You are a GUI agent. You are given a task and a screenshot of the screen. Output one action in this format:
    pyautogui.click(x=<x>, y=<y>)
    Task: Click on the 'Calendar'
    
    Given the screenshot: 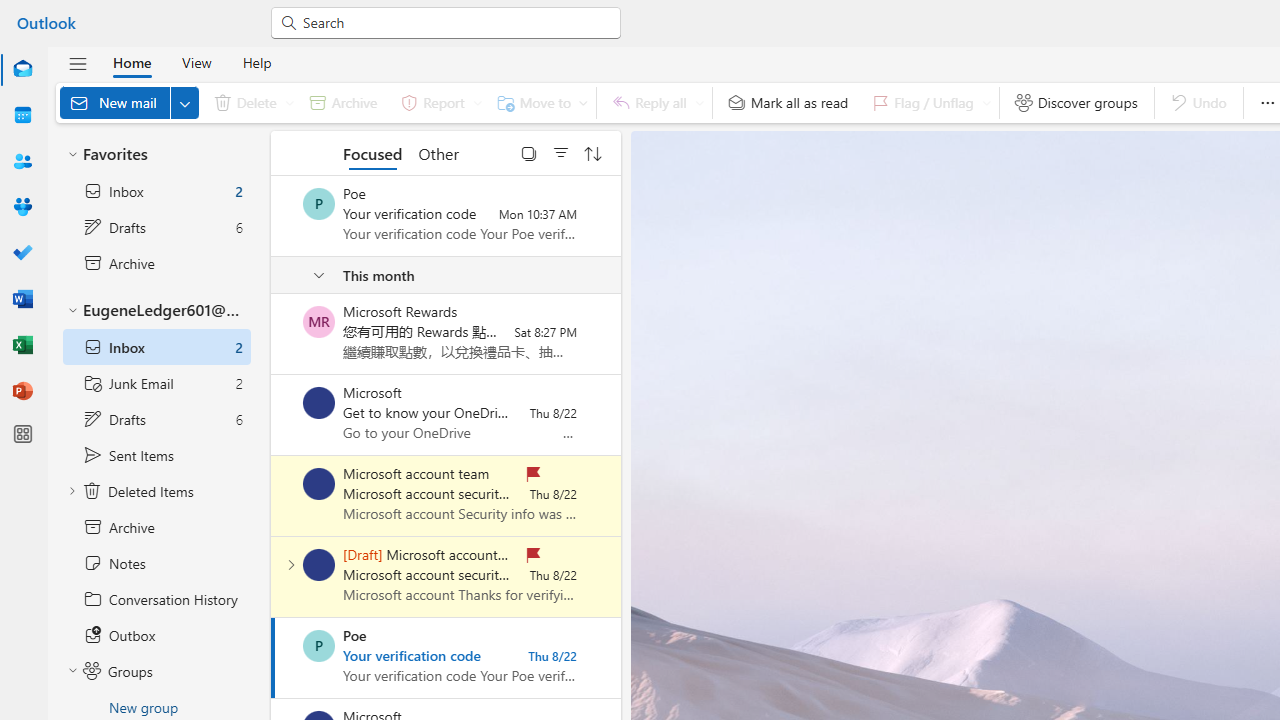 What is the action you would take?
    pyautogui.click(x=23, y=115)
    